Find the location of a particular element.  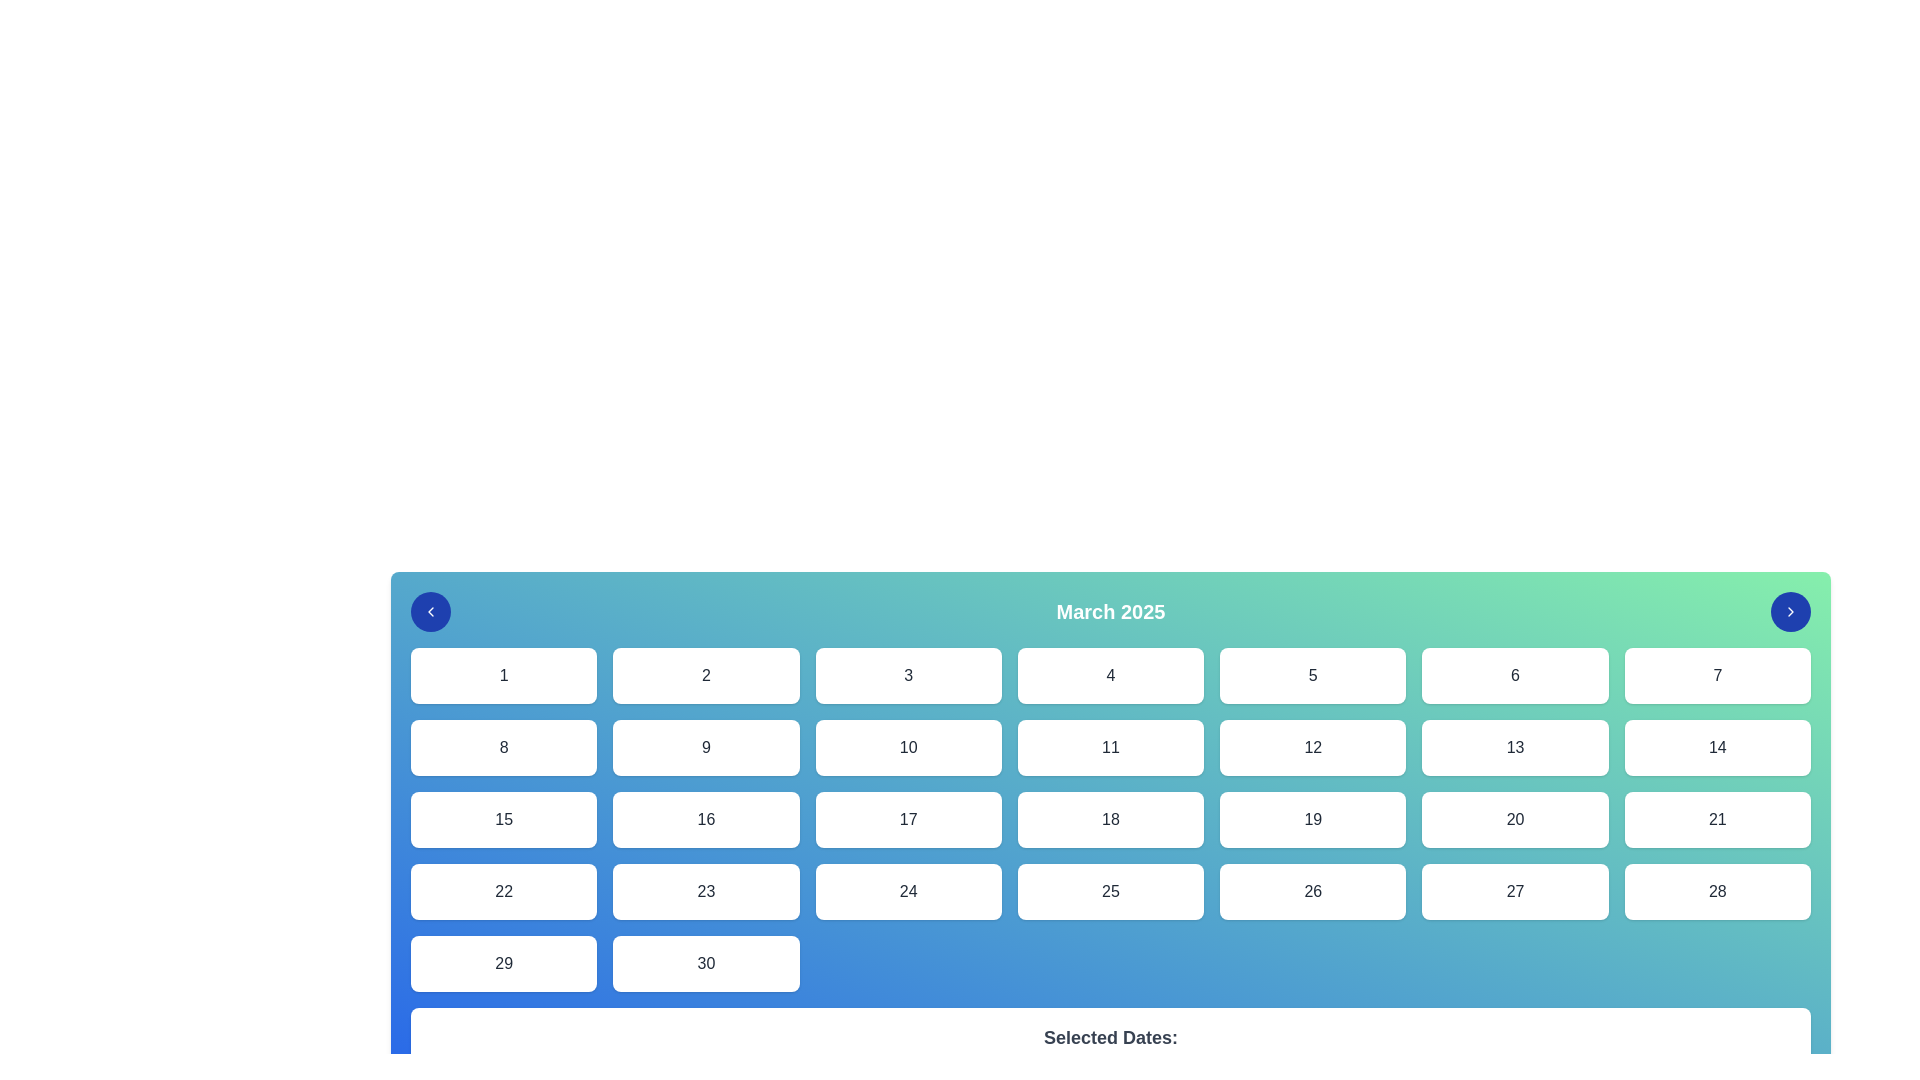

the button representing the date '10' in the calendar interface is located at coordinates (907, 748).